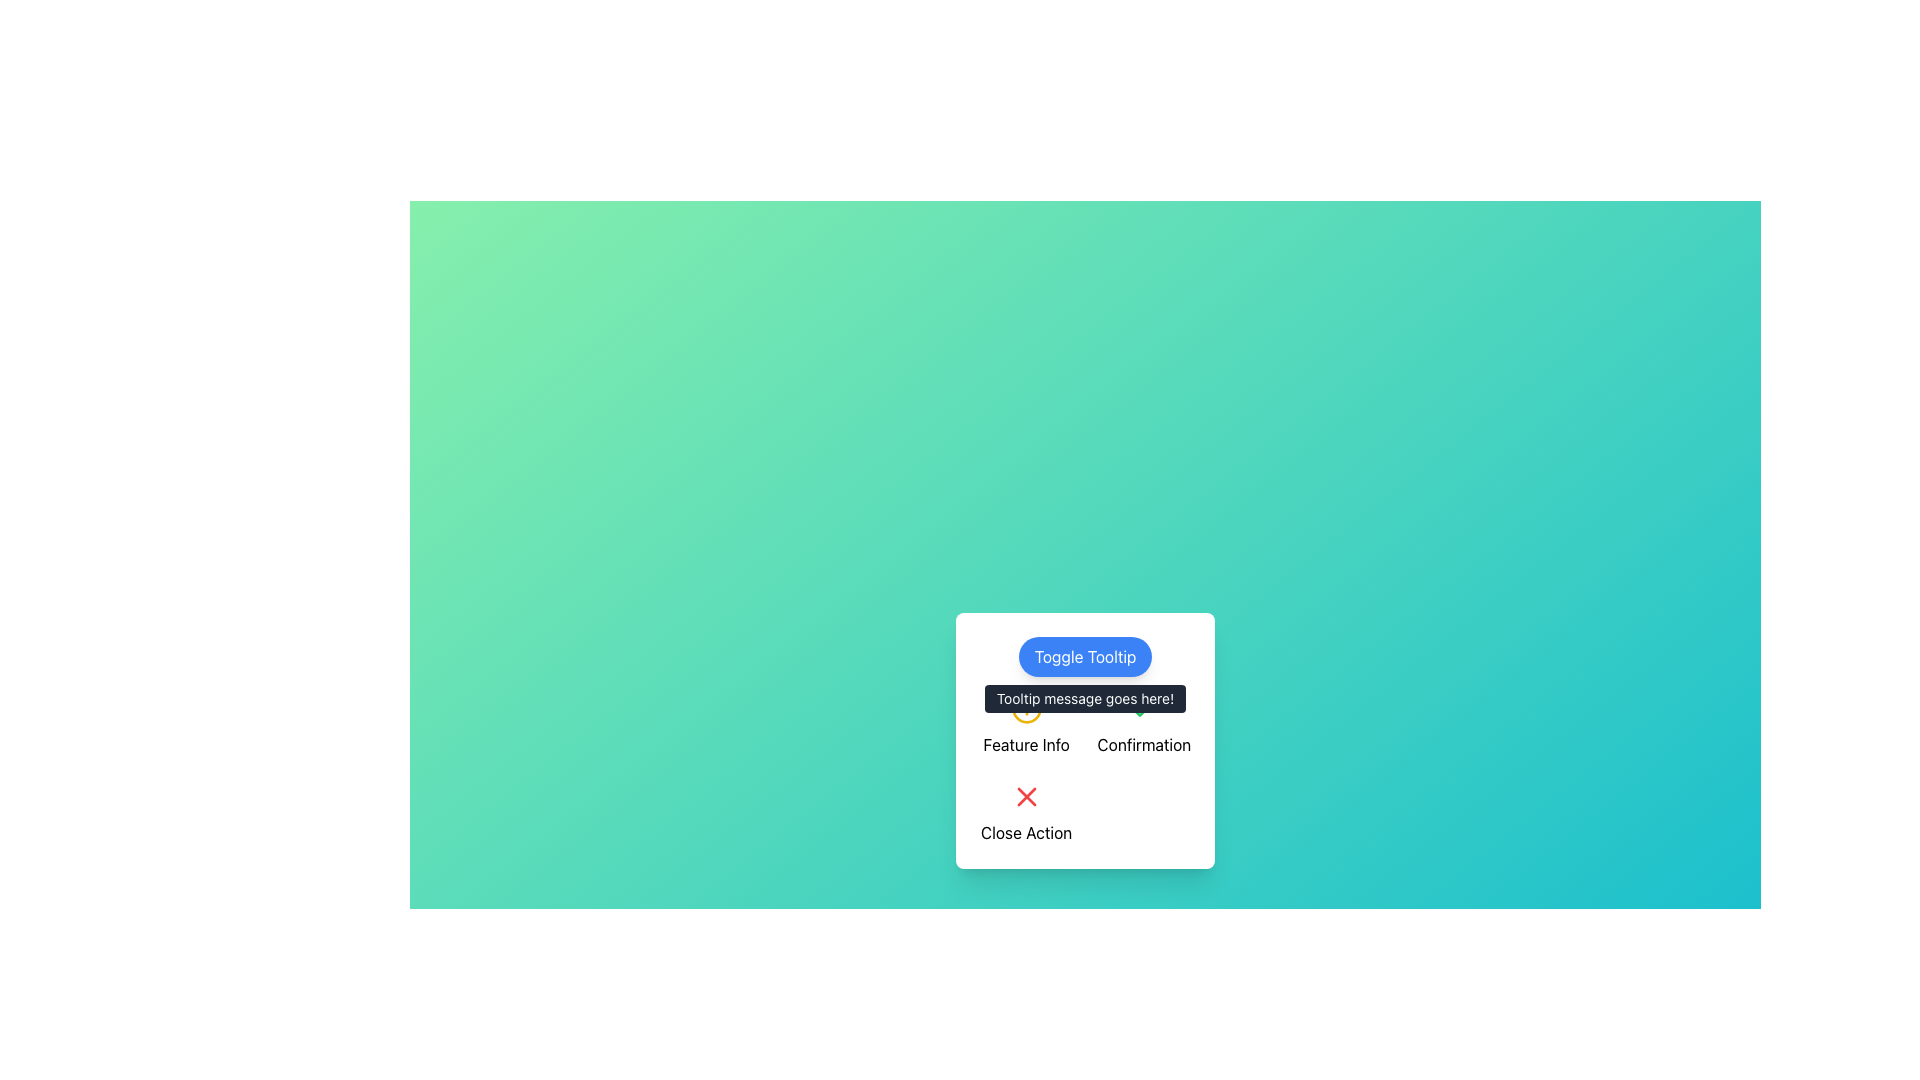  Describe the element at coordinates (1026, 833) in the screenshot. I see `static text label 'Close Action' located centrally below the red 'X' icon in the dialog box` at that location.